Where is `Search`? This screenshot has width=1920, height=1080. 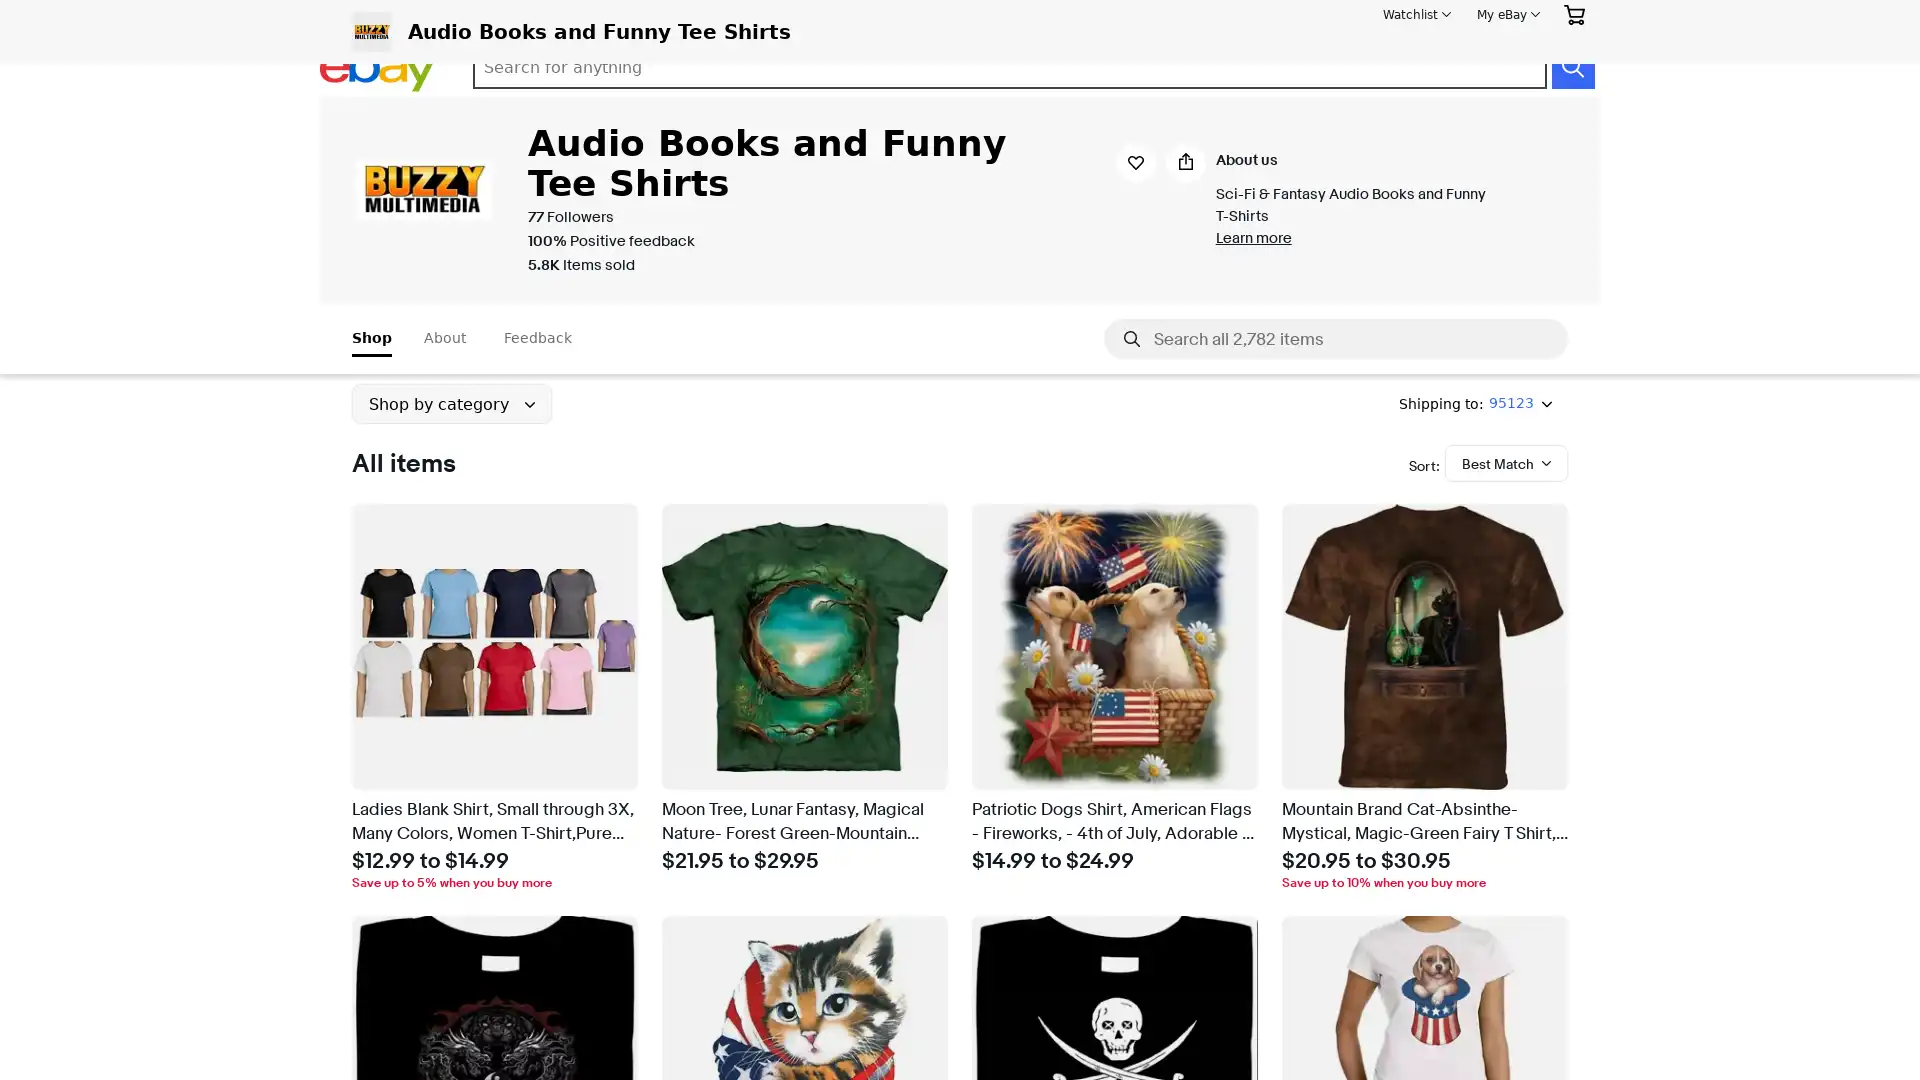 Search is located at coordinates (1571, 67).